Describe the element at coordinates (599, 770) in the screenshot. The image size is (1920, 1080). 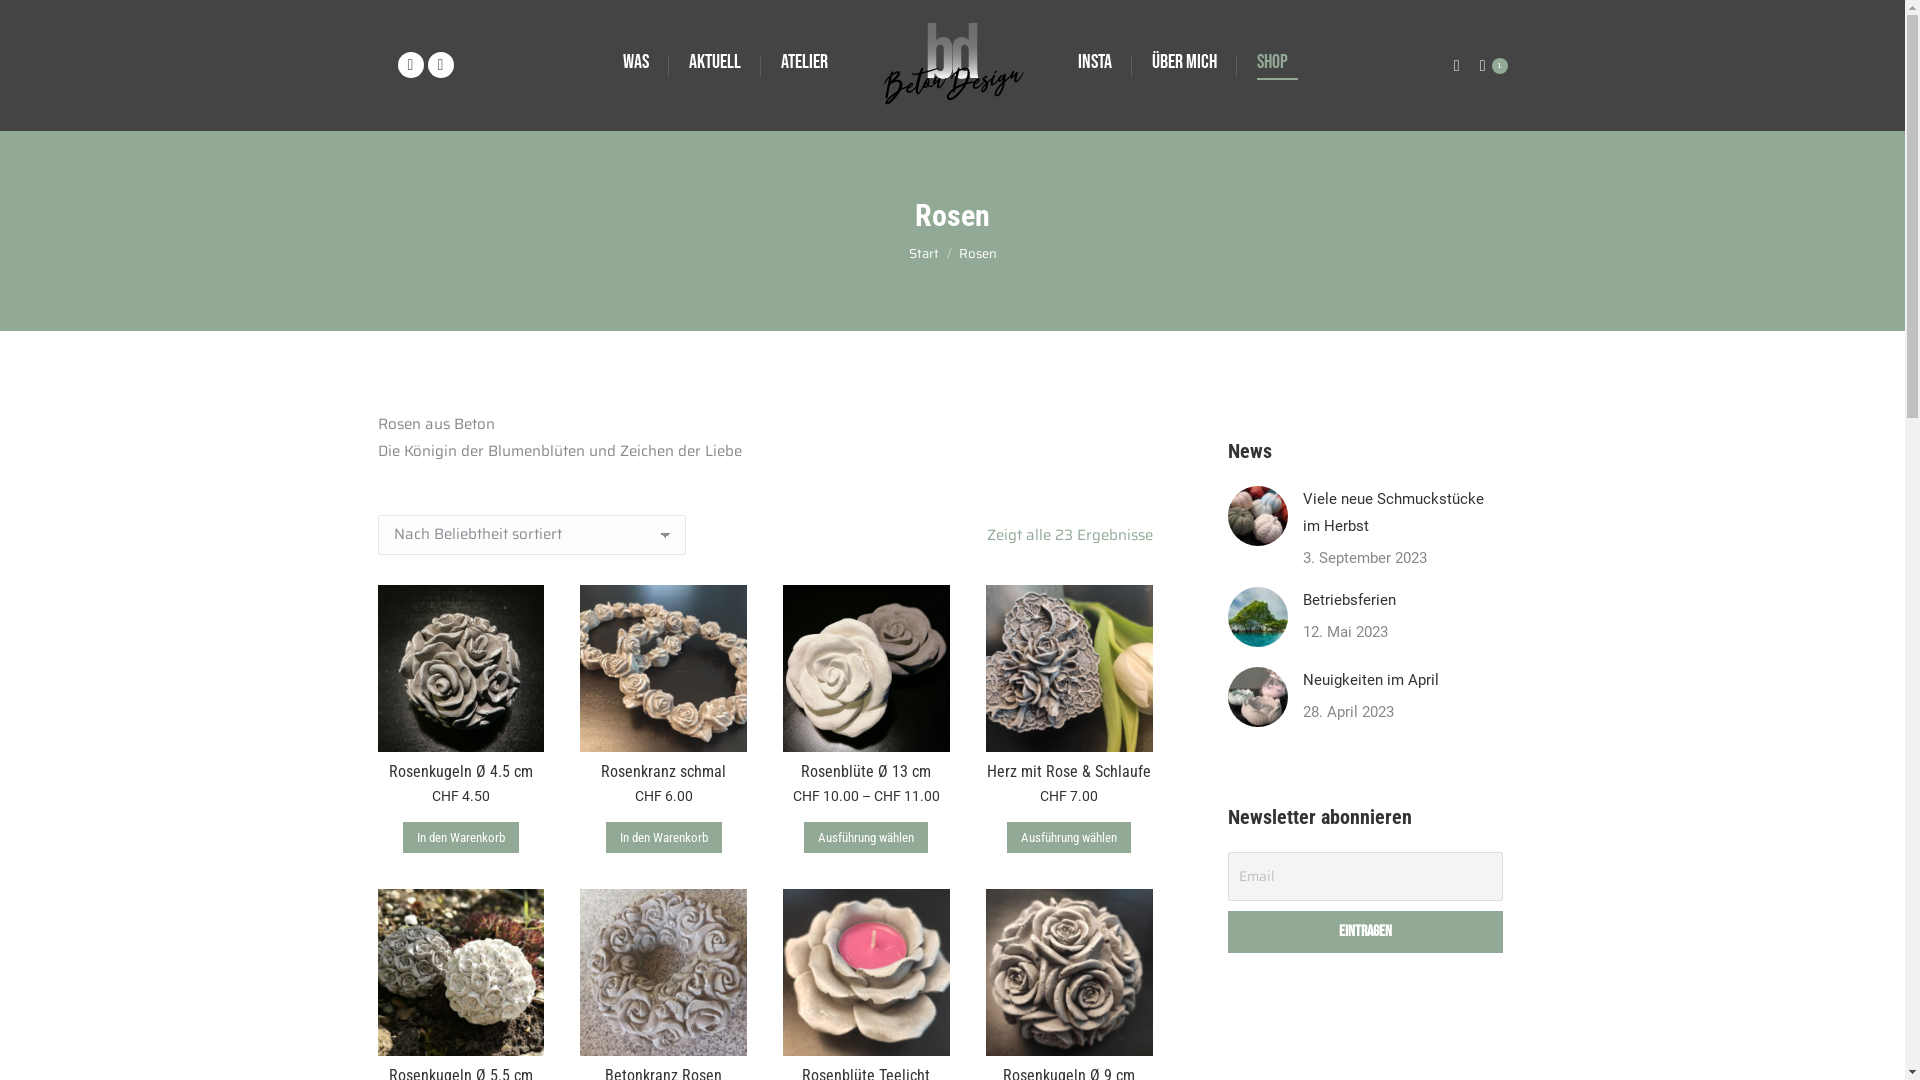
I see `'Rosenkranz schmal'` at that location.